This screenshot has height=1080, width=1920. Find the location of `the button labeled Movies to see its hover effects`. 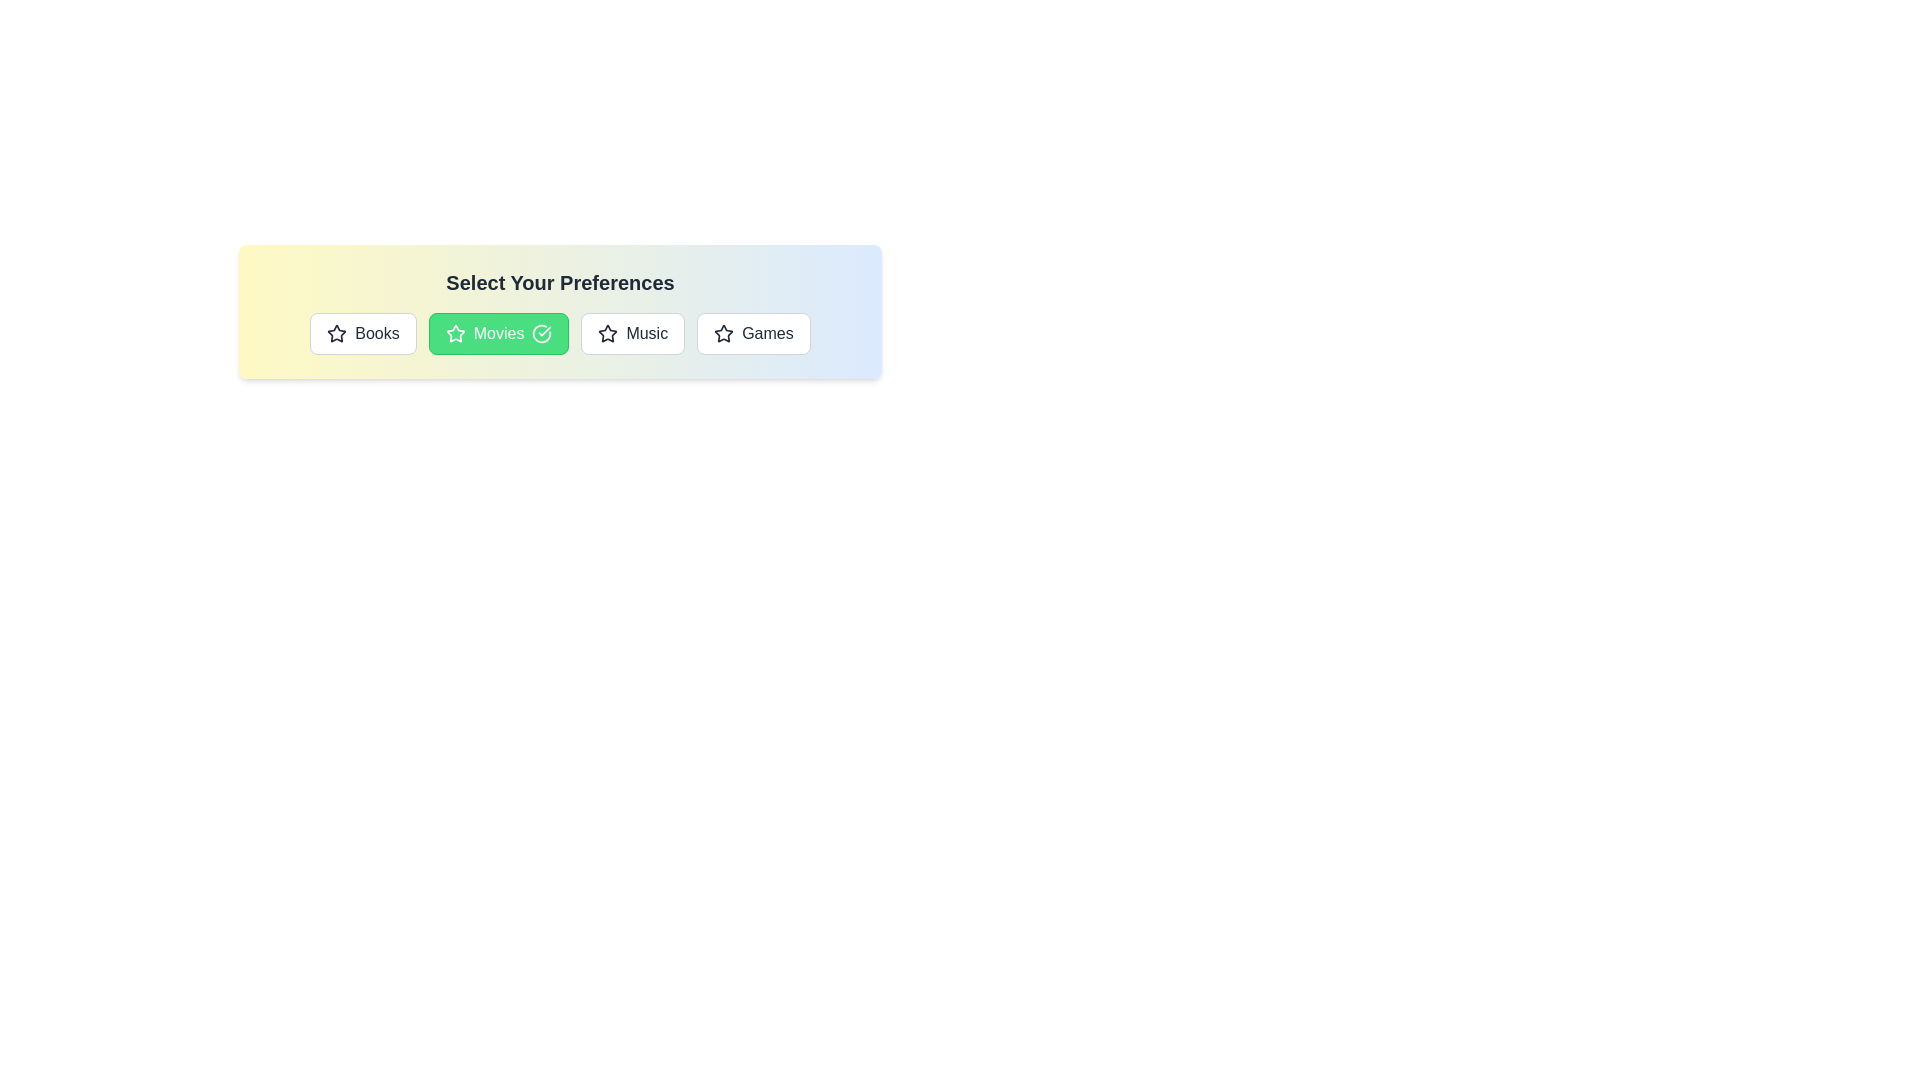

the button labeled Movies to see its hover effects is located at coordinates (499, 333).